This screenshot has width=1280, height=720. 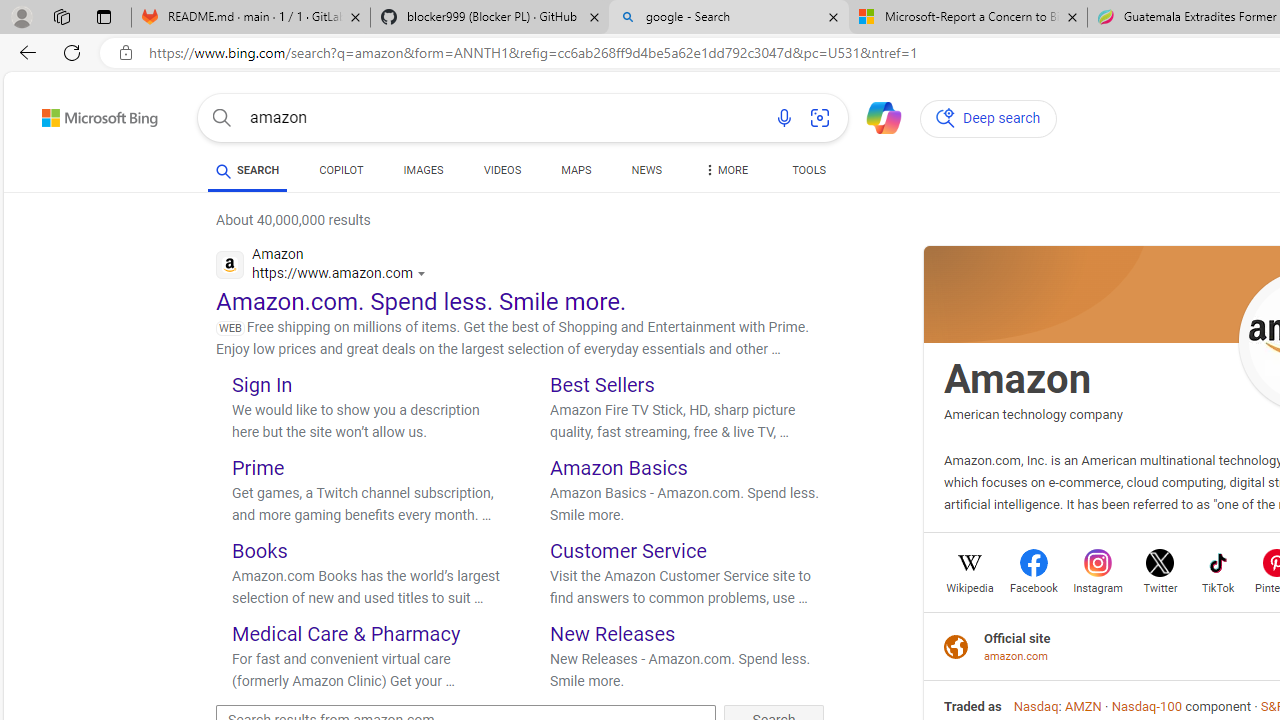 I want to click on 'Nasdaq-100', so click(x=1146, y=705).